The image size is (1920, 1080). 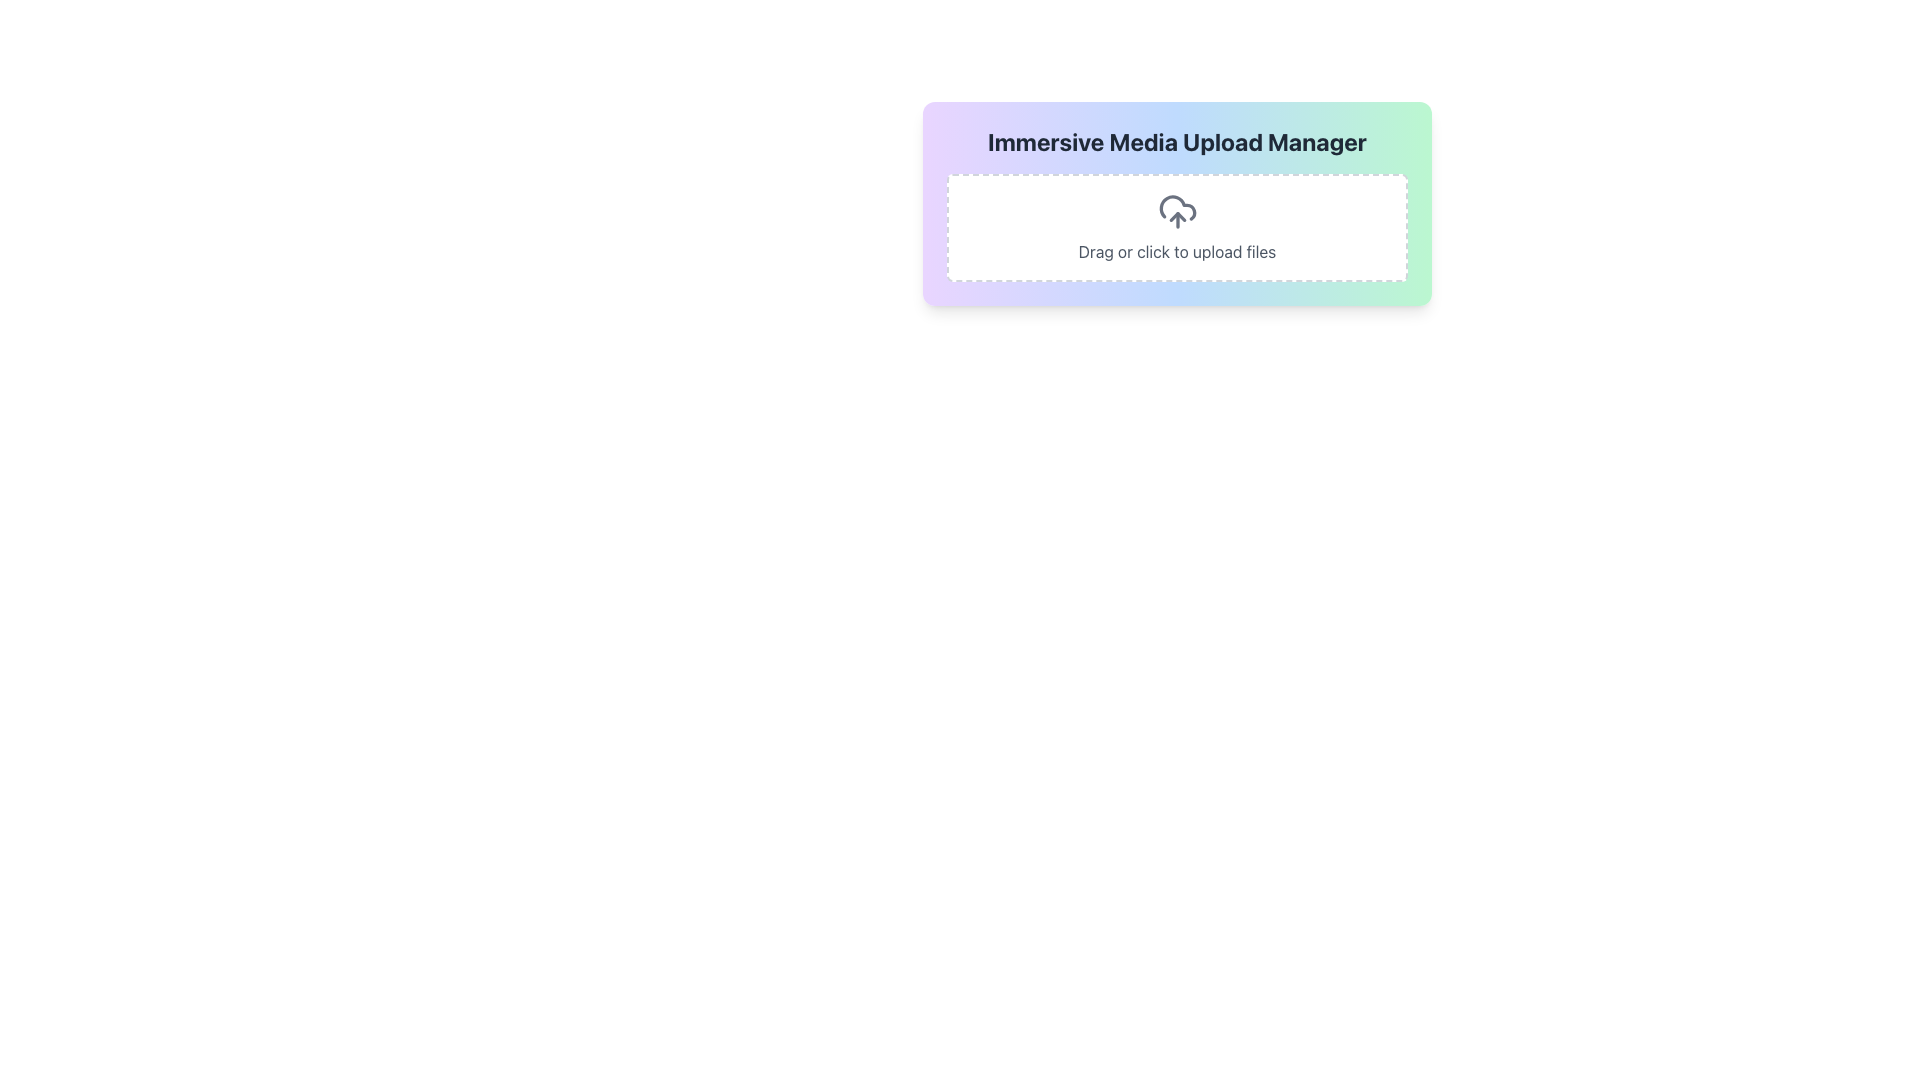 I want to click on the graphical cloud icon, which is the outer curve of the cloud in the upload area, positioned centrally and visually surrounding the upward arrow and vertical line, so click(x=1177, y=208).